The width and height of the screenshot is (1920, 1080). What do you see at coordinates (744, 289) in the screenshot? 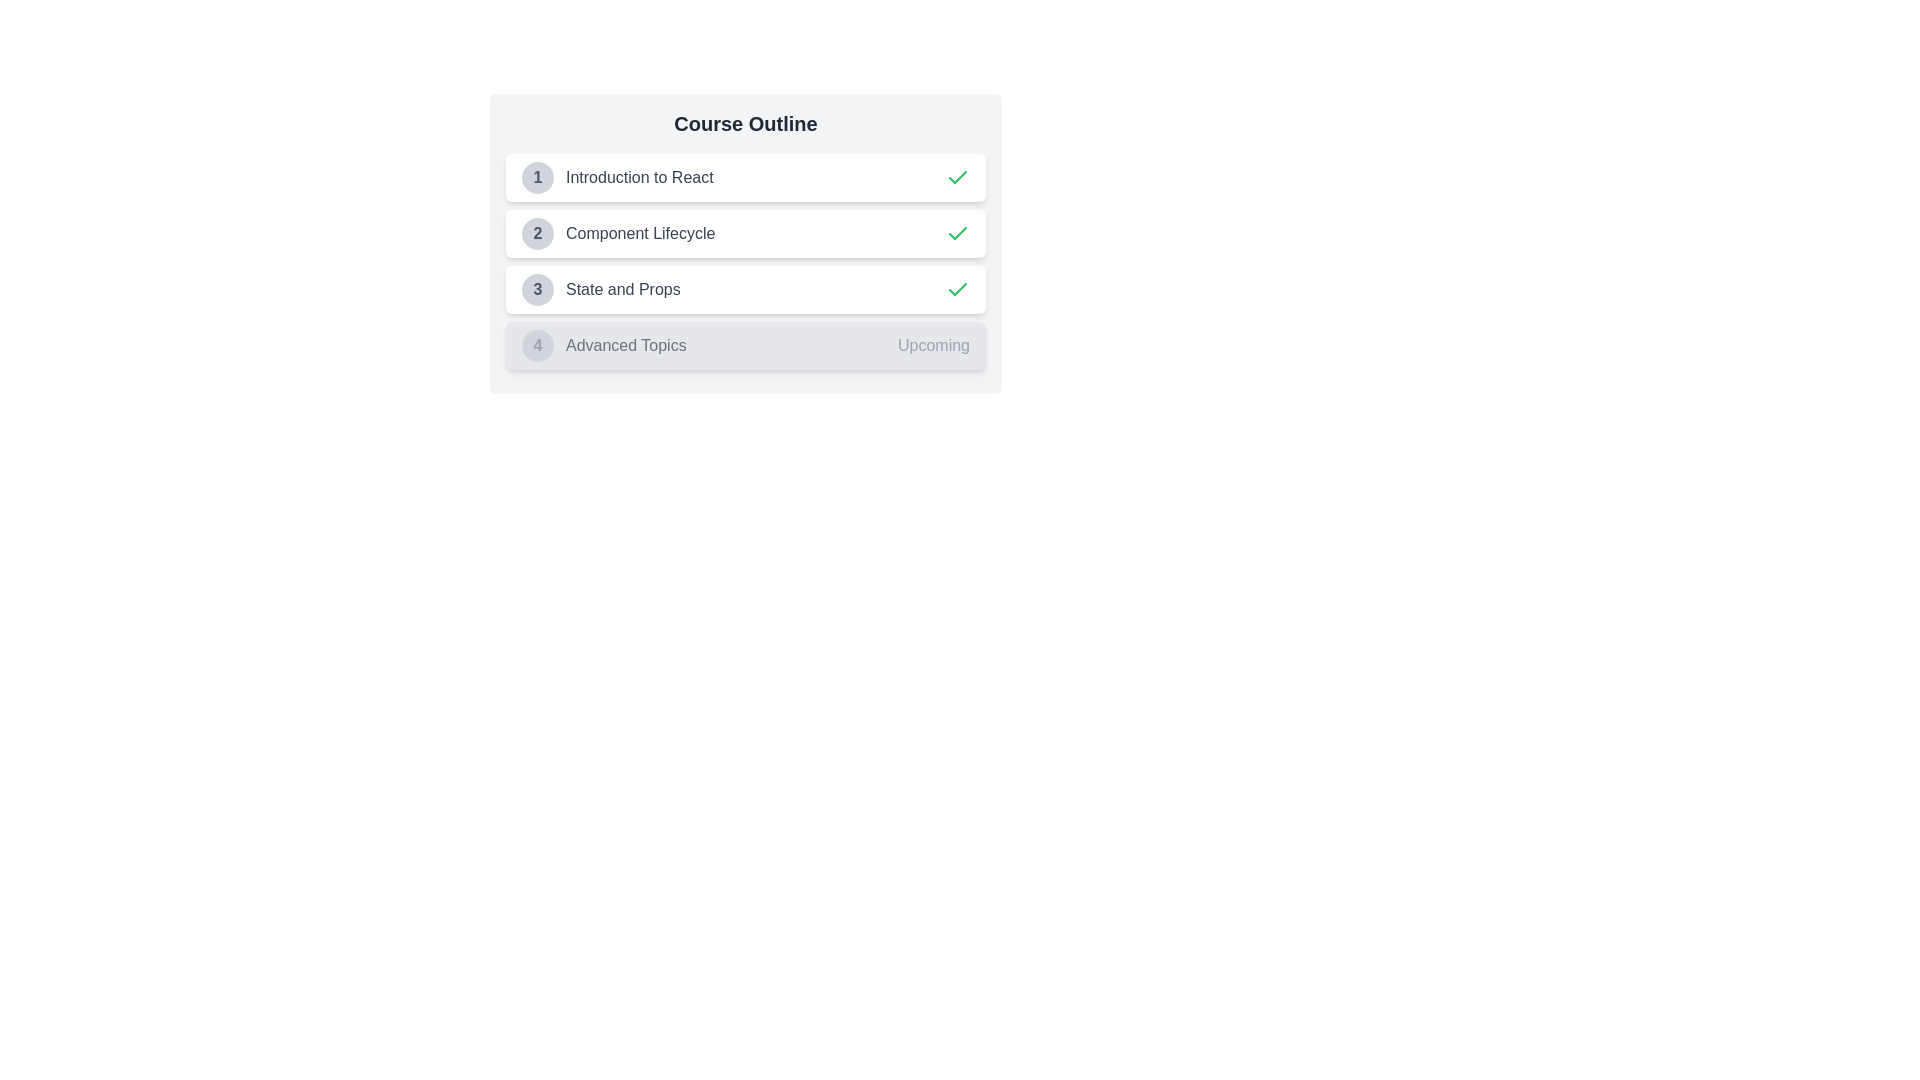
I see `the List Item Card representing the third topic 'State and Props' in the course outline for mobile interaction` at bounding box center [744, 289].